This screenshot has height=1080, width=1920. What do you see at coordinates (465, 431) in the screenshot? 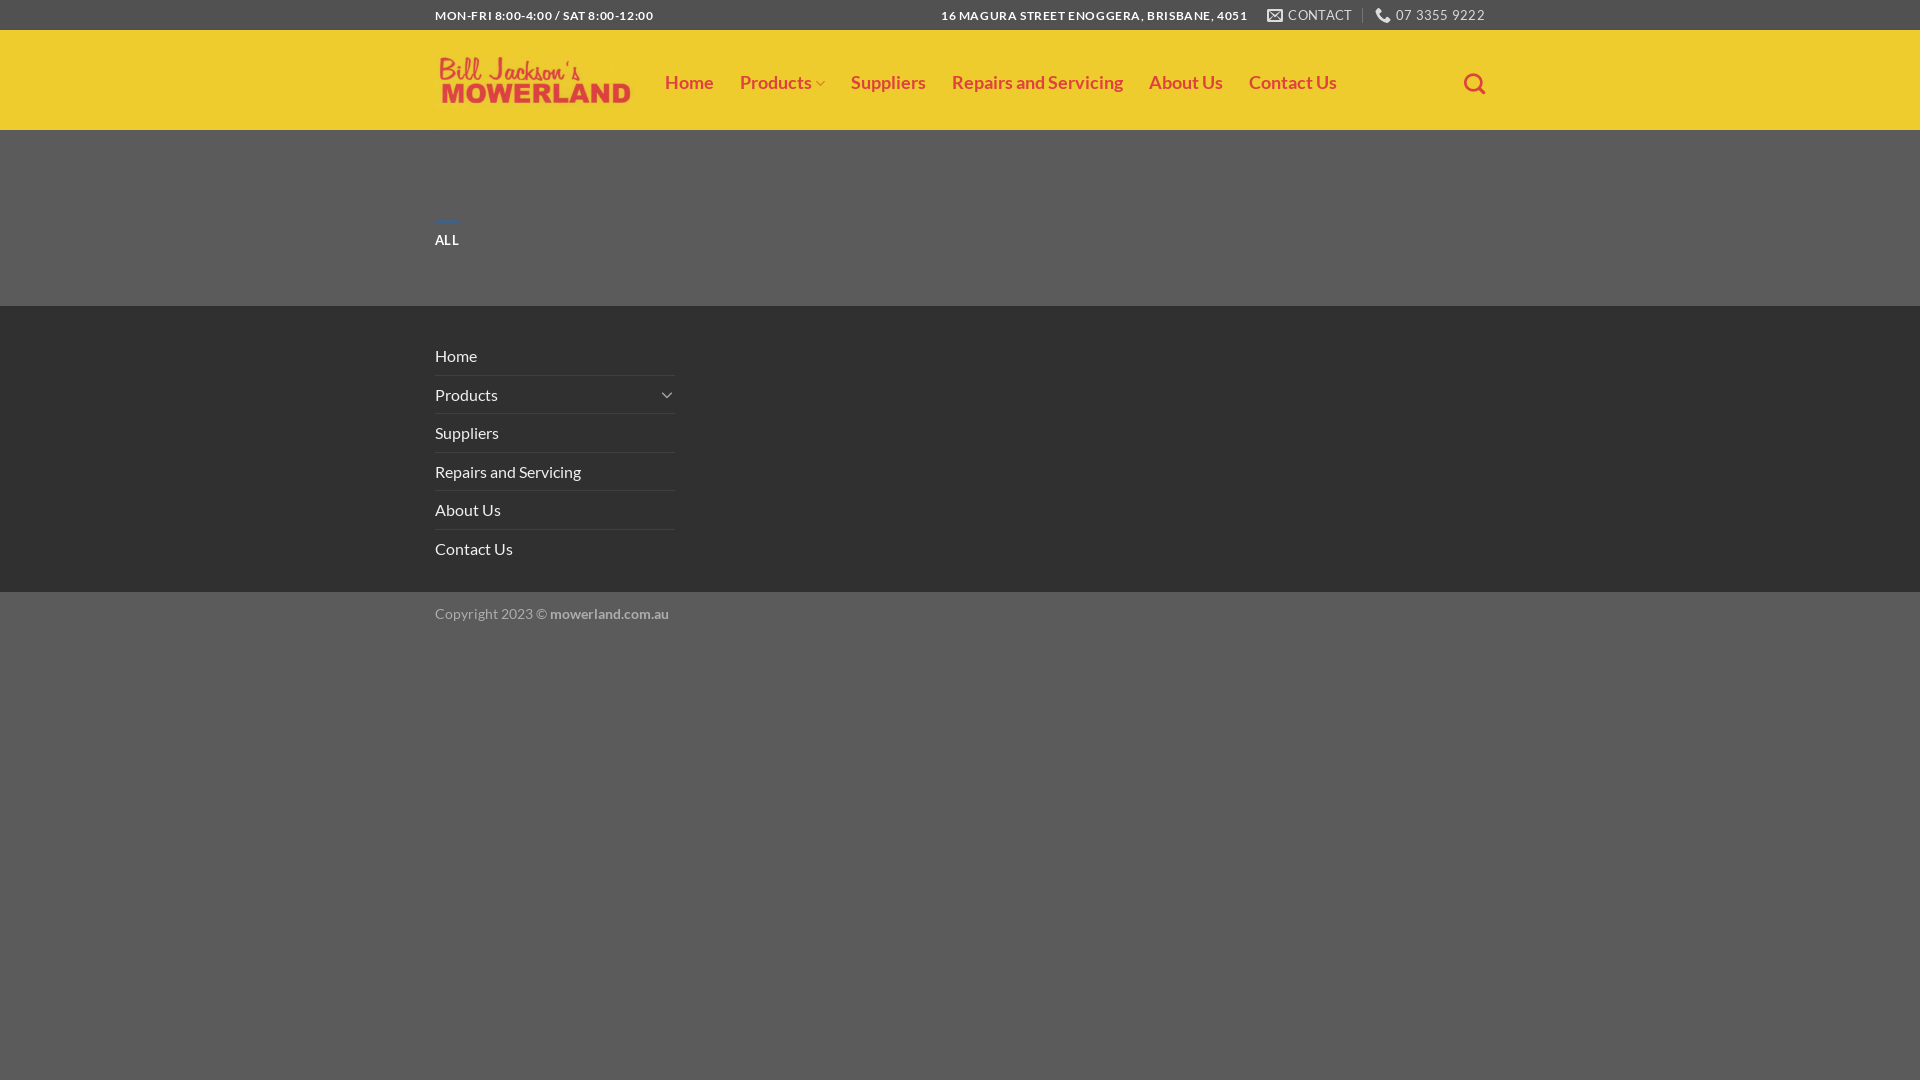
I see `'Suppliers'` at bounding box center [465, 431].